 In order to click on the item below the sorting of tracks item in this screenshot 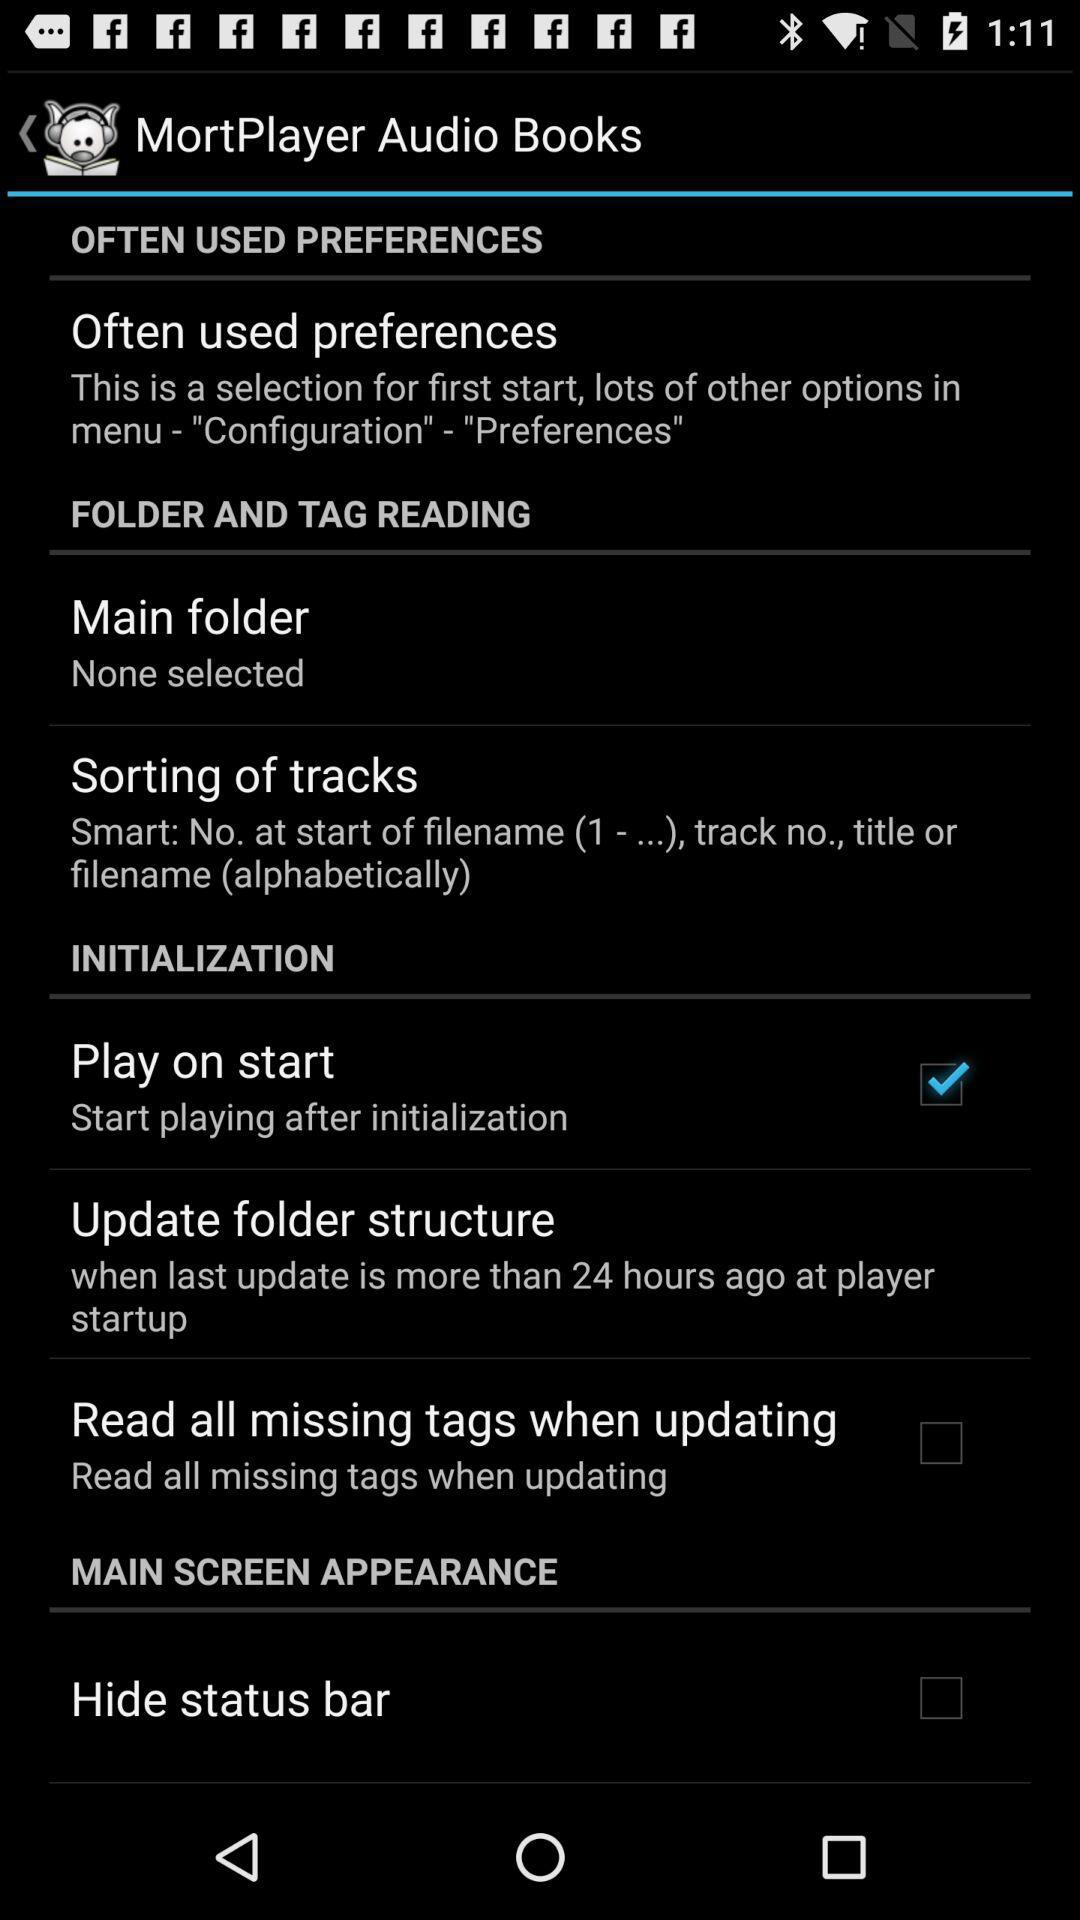, I will do `click(525, 851)`.